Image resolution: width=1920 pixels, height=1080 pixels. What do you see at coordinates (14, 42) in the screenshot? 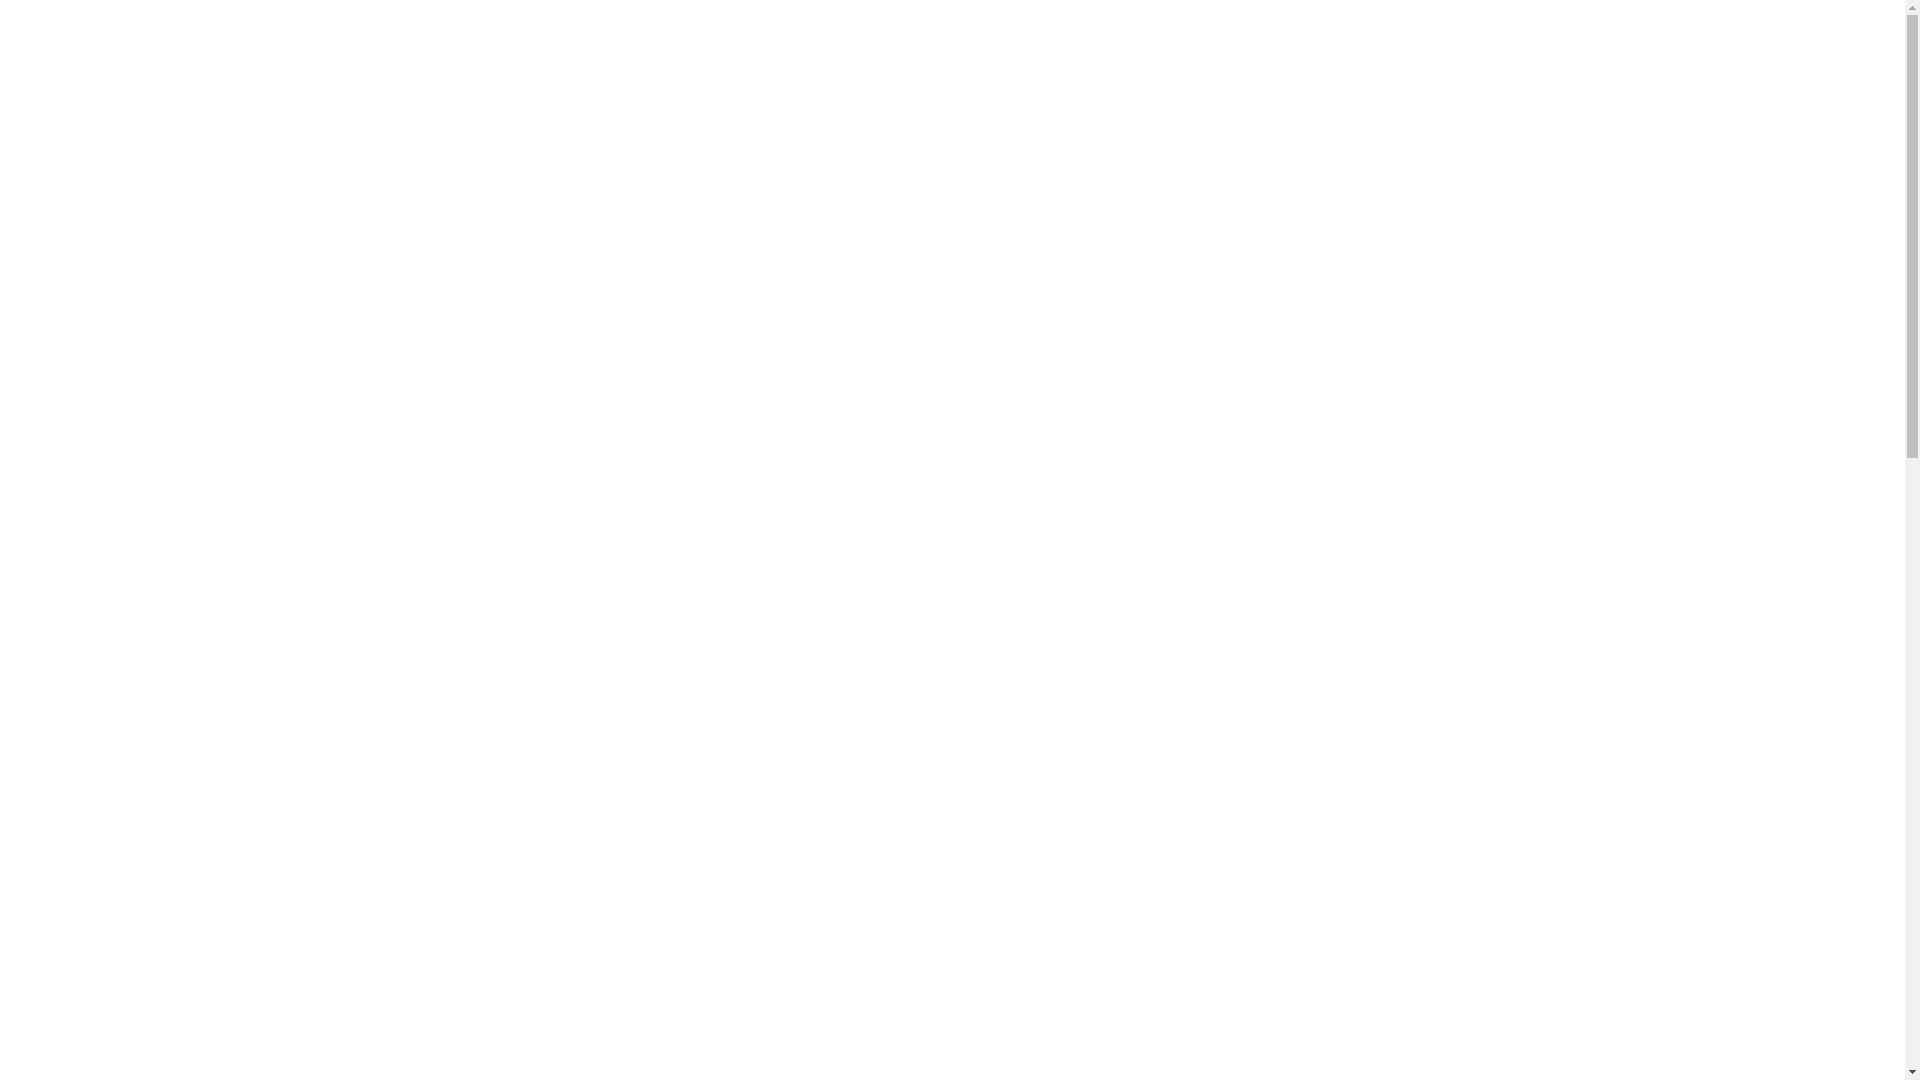
I see `'Aller au contenu'` at bounding box center [14, 42].